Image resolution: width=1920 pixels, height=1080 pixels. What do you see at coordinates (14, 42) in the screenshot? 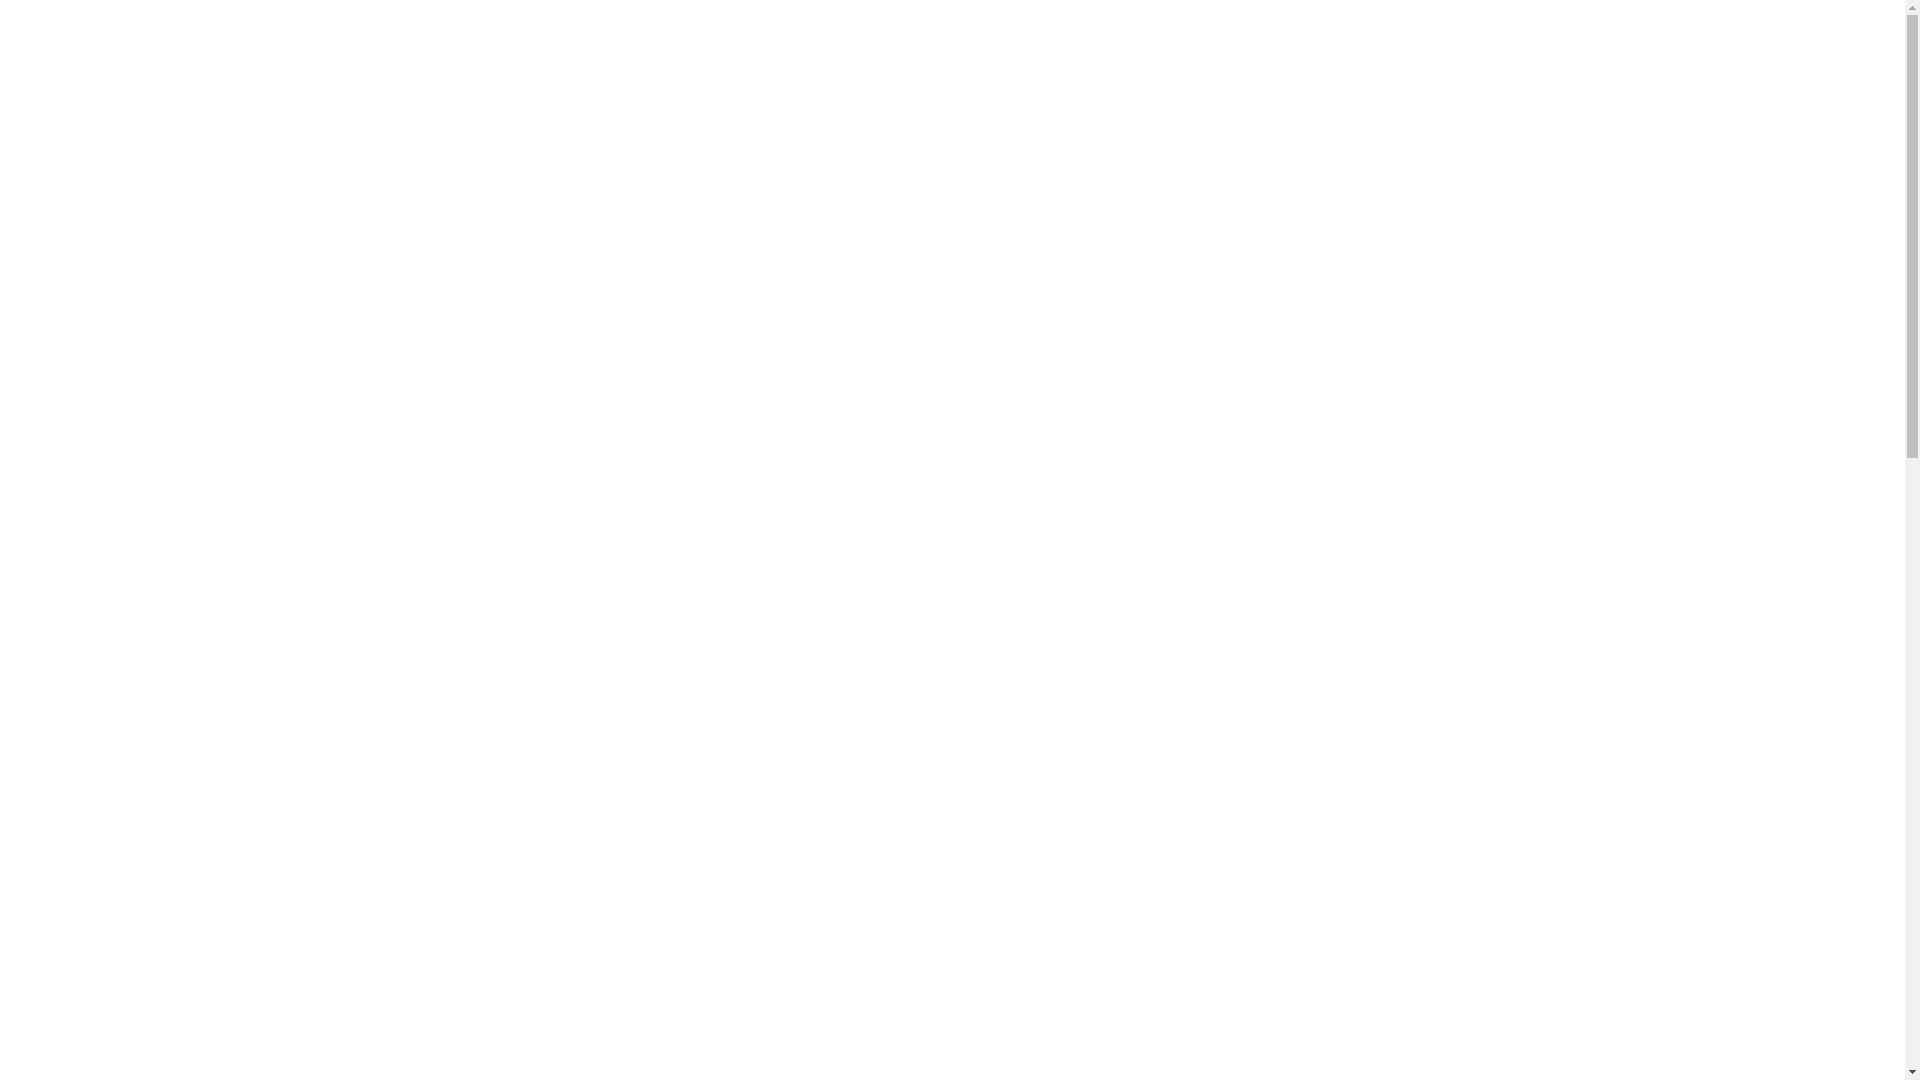
I see `'Aller au contenu'` at bounding box center [14, 42].